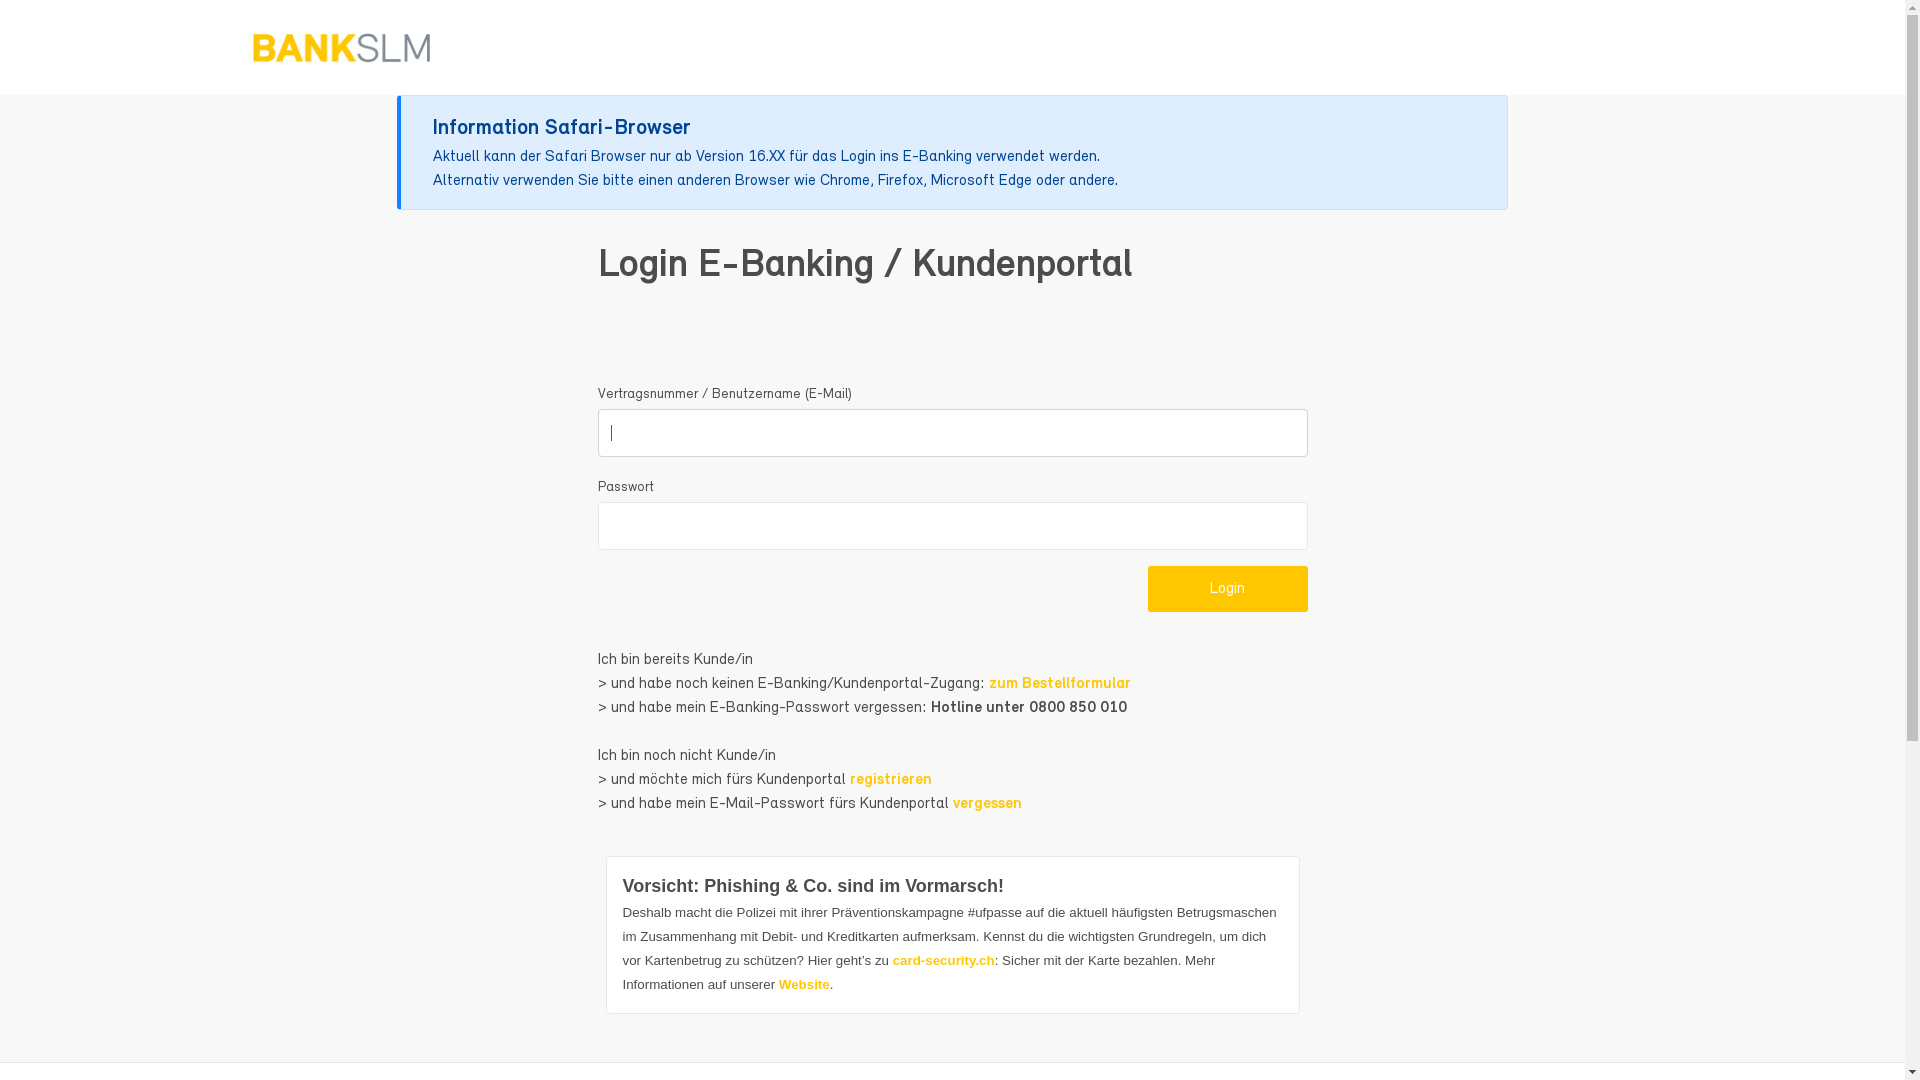 The width and height of the screenshot is (1920, 1080). What do you see at coordinates (943, 959) in the screenshot?
I see `'card-security.ch'` at bounding box center [943, 959].